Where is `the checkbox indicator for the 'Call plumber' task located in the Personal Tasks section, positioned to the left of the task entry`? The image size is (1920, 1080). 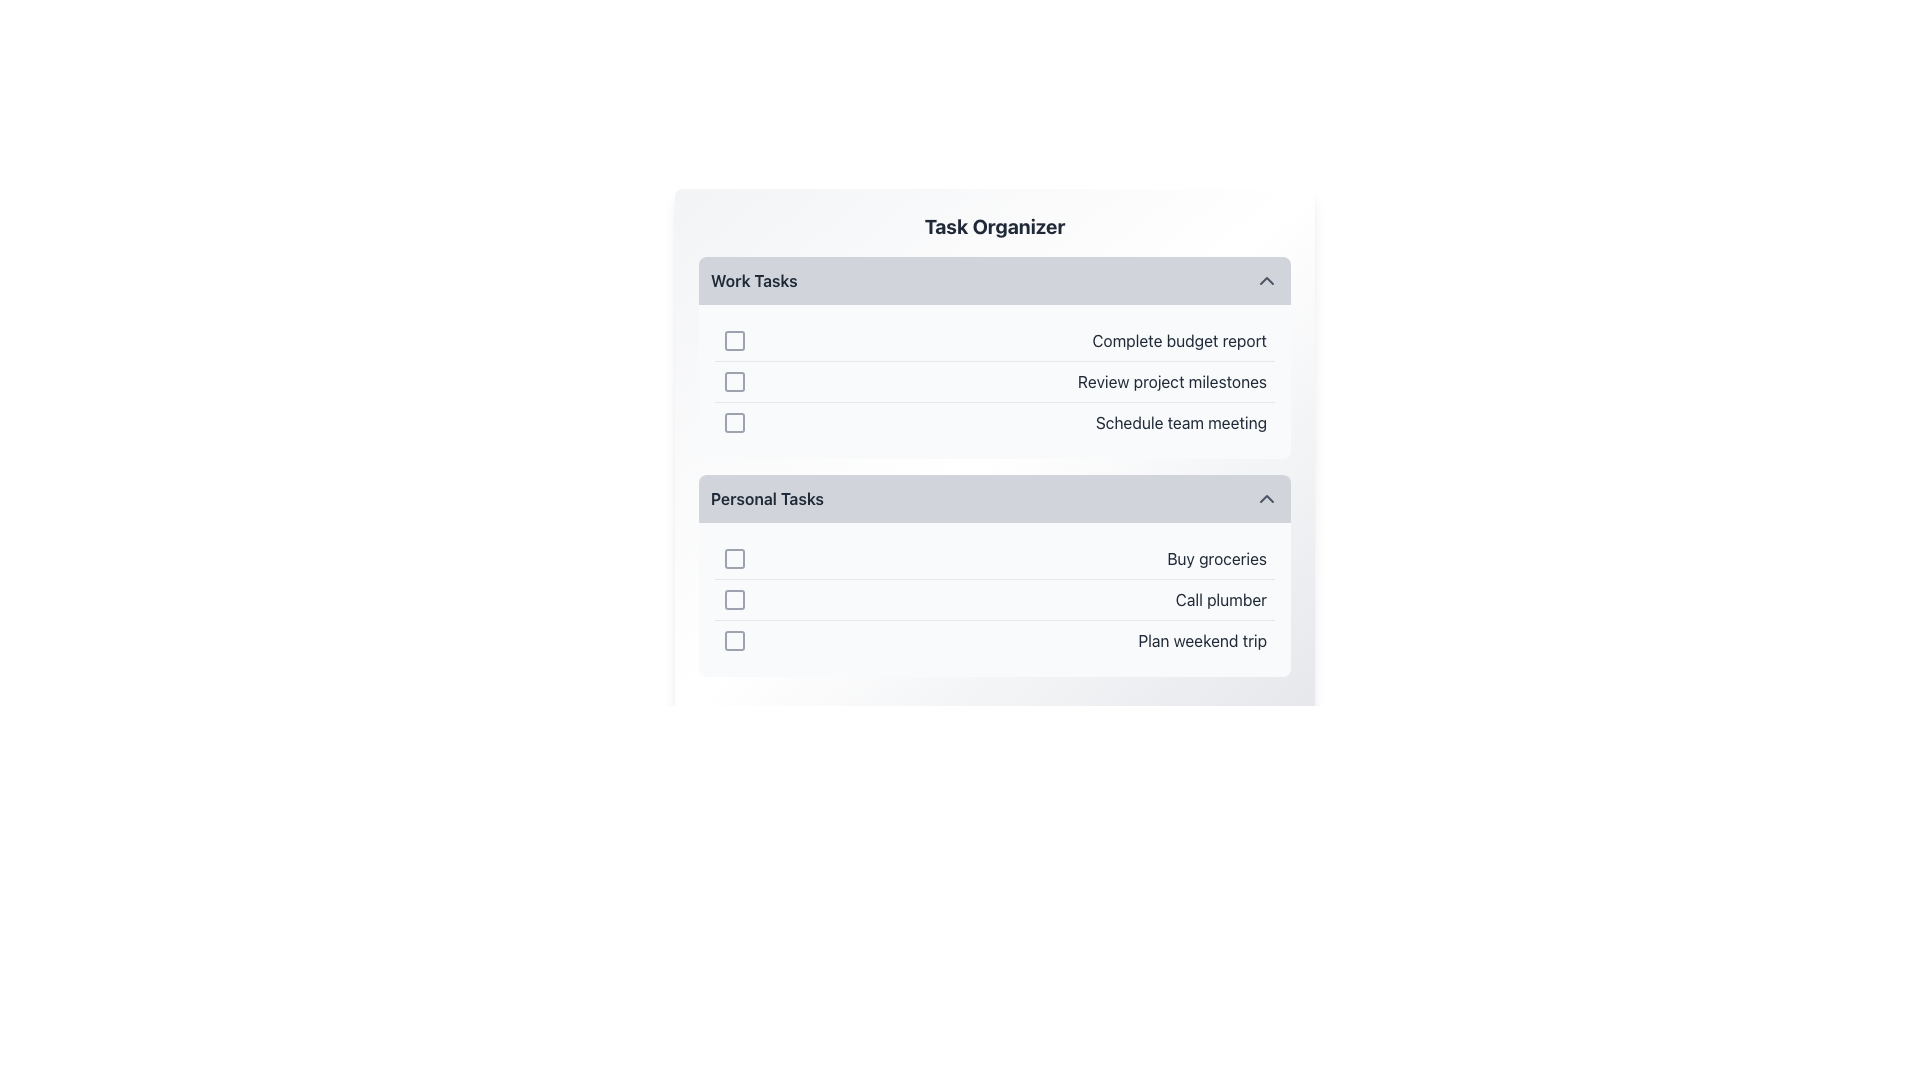
the checkbox indicator for the 'Call plumber' task located in the Personal Tasks section, positioned to the left of the task entry is located at coordinates (733, 599).